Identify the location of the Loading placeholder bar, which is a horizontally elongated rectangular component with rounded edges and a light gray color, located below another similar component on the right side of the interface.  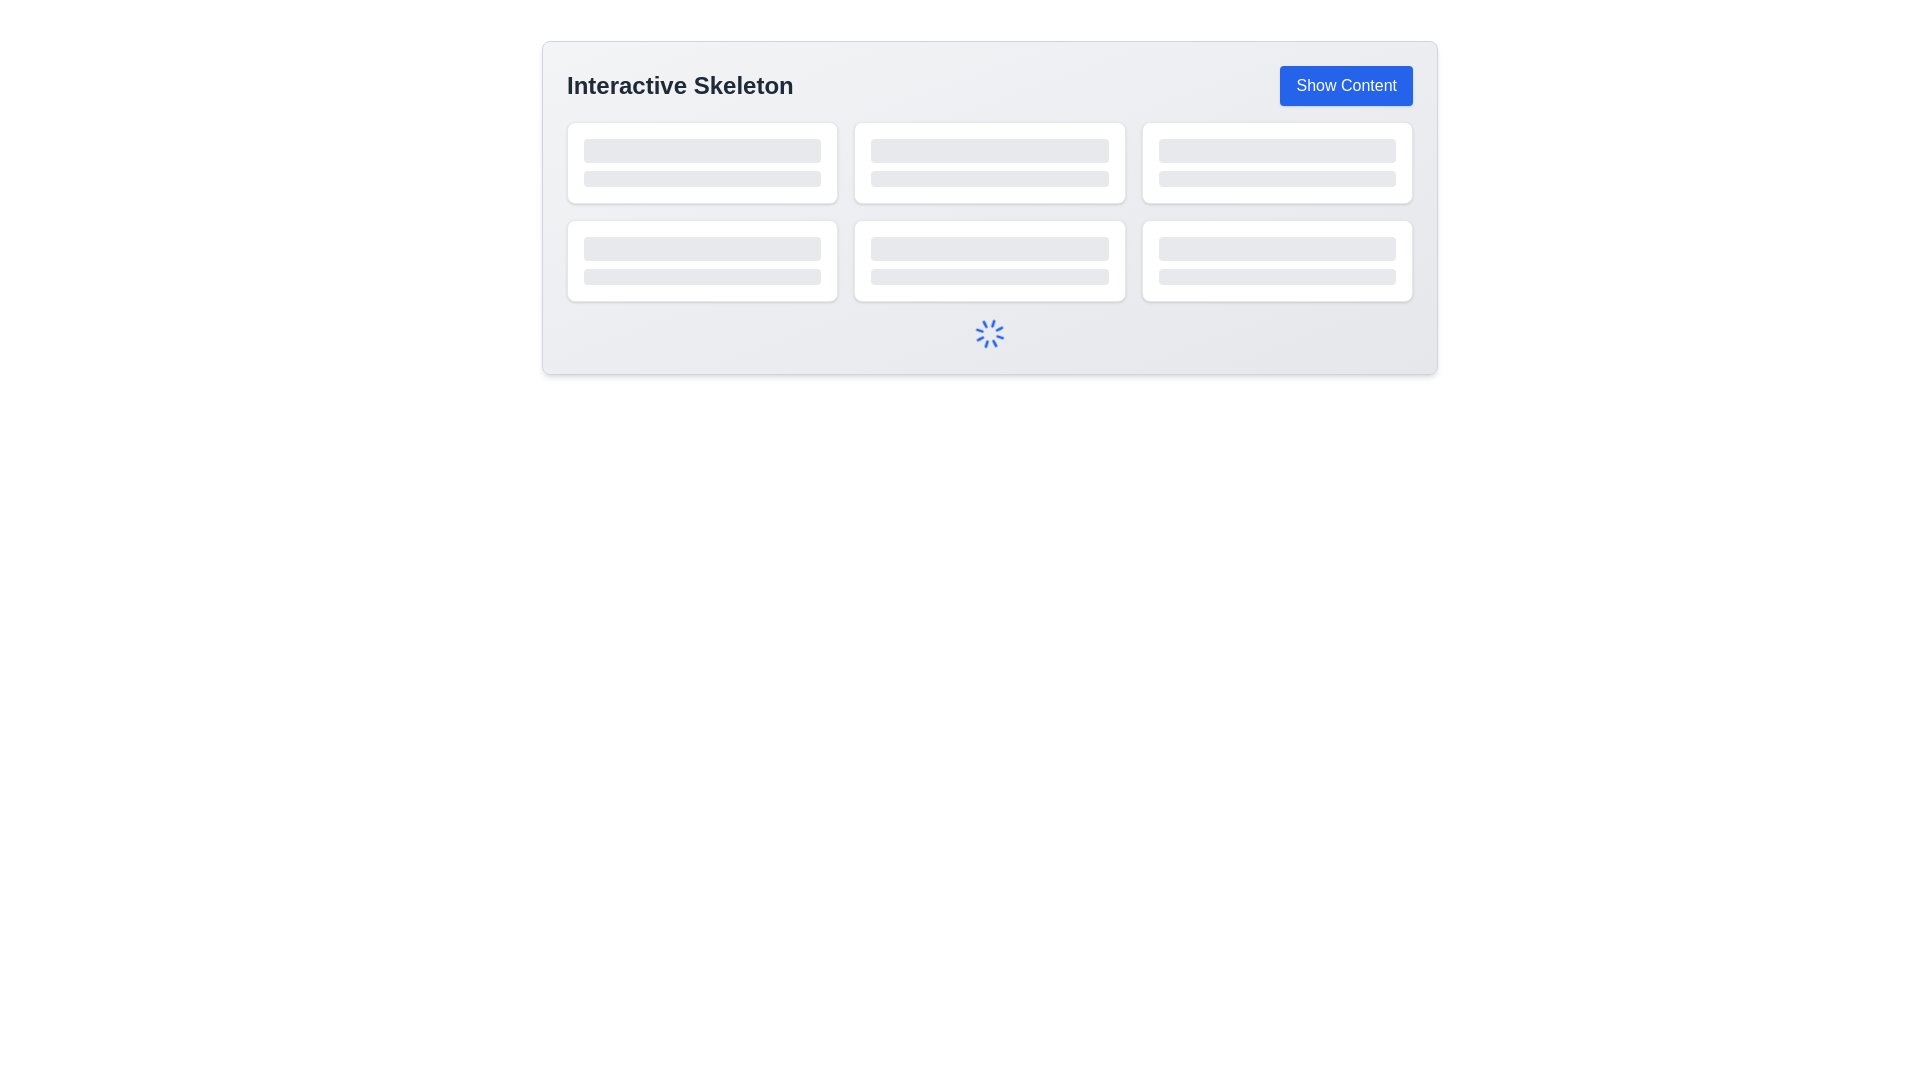
(1276, 277).